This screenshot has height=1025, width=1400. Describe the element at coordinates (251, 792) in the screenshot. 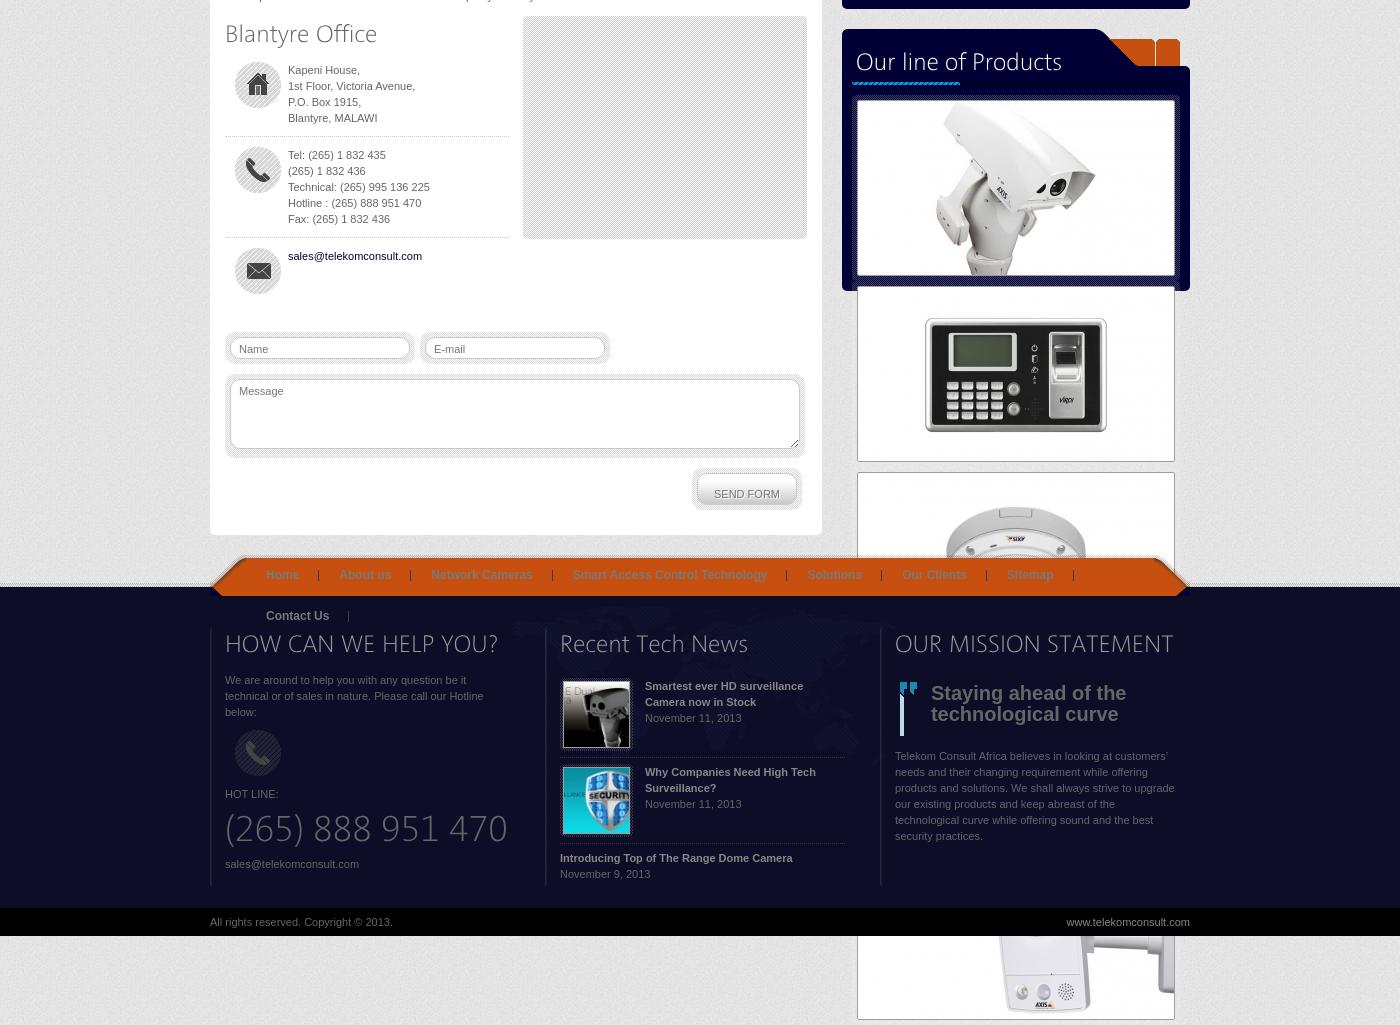

I see `'HOT LINE:'` at that location.